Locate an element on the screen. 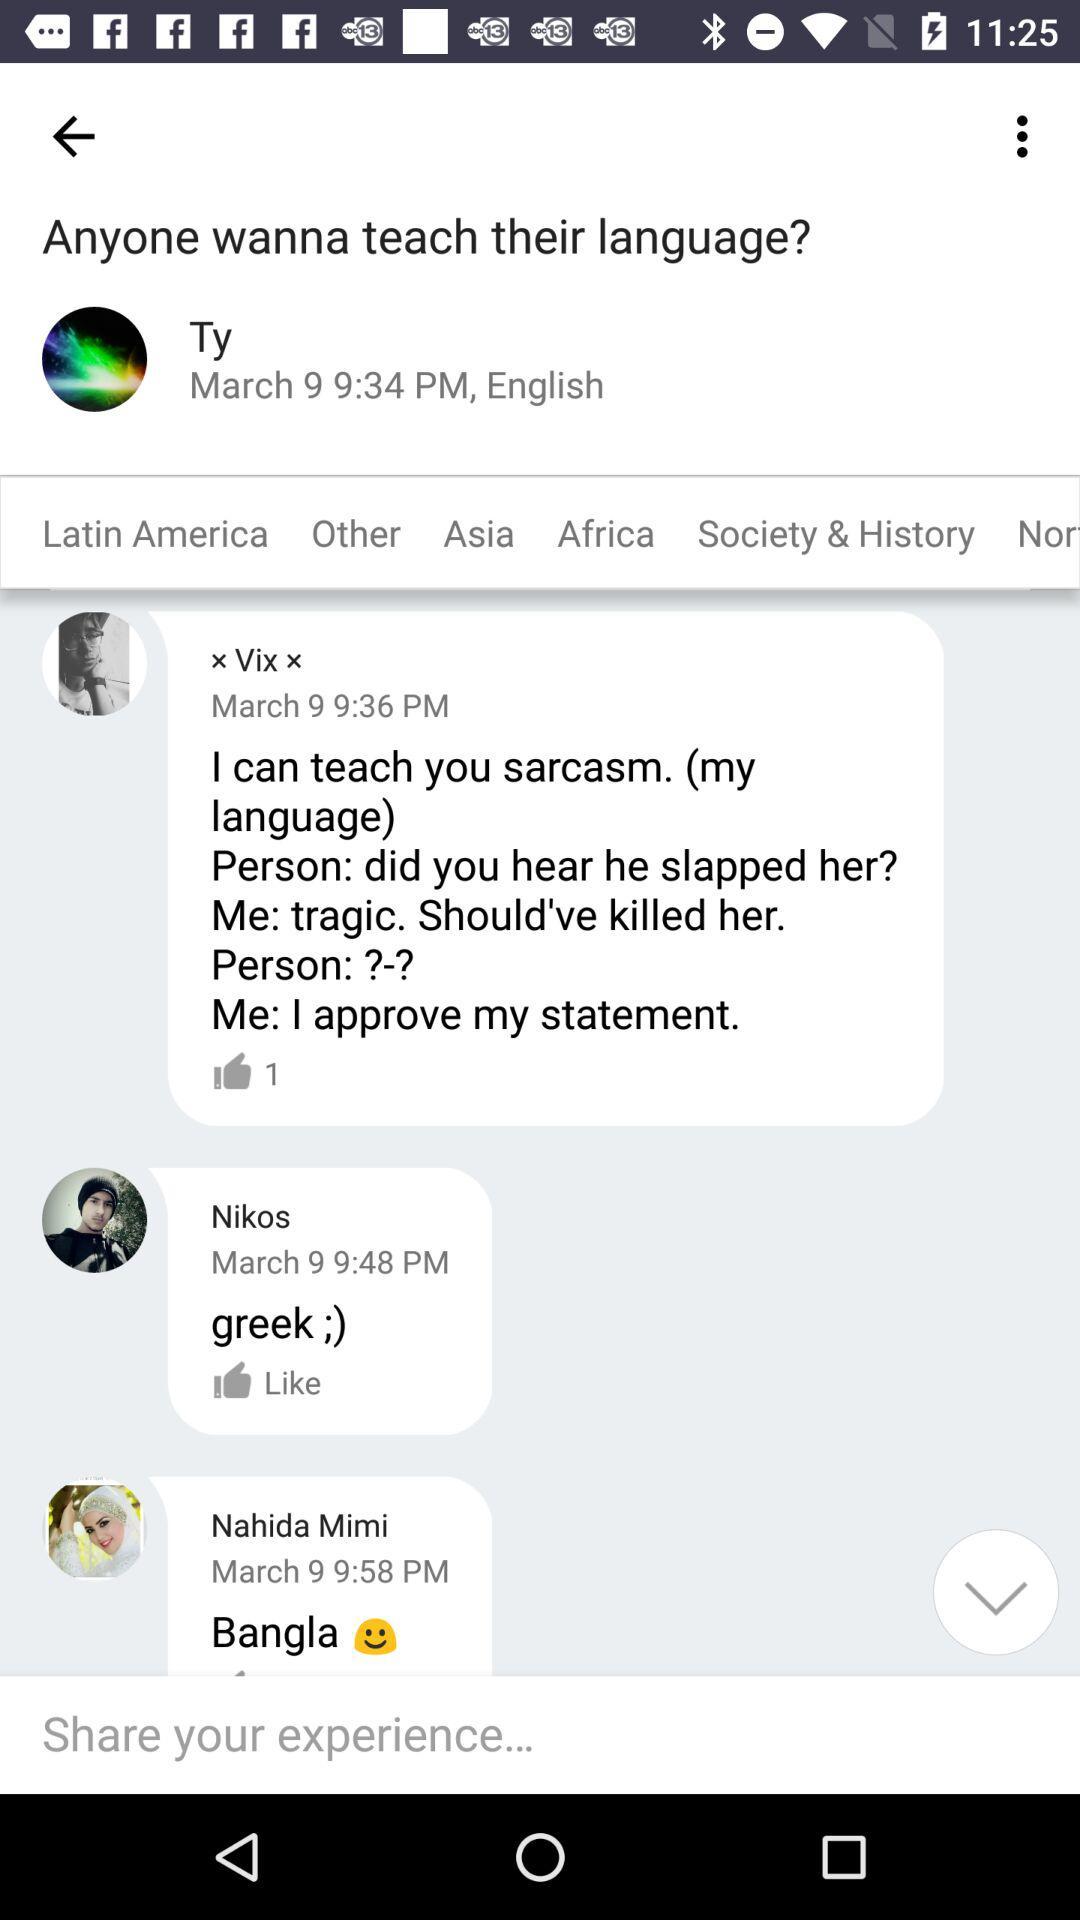  1 icon is located at coordinates (245, 1072).